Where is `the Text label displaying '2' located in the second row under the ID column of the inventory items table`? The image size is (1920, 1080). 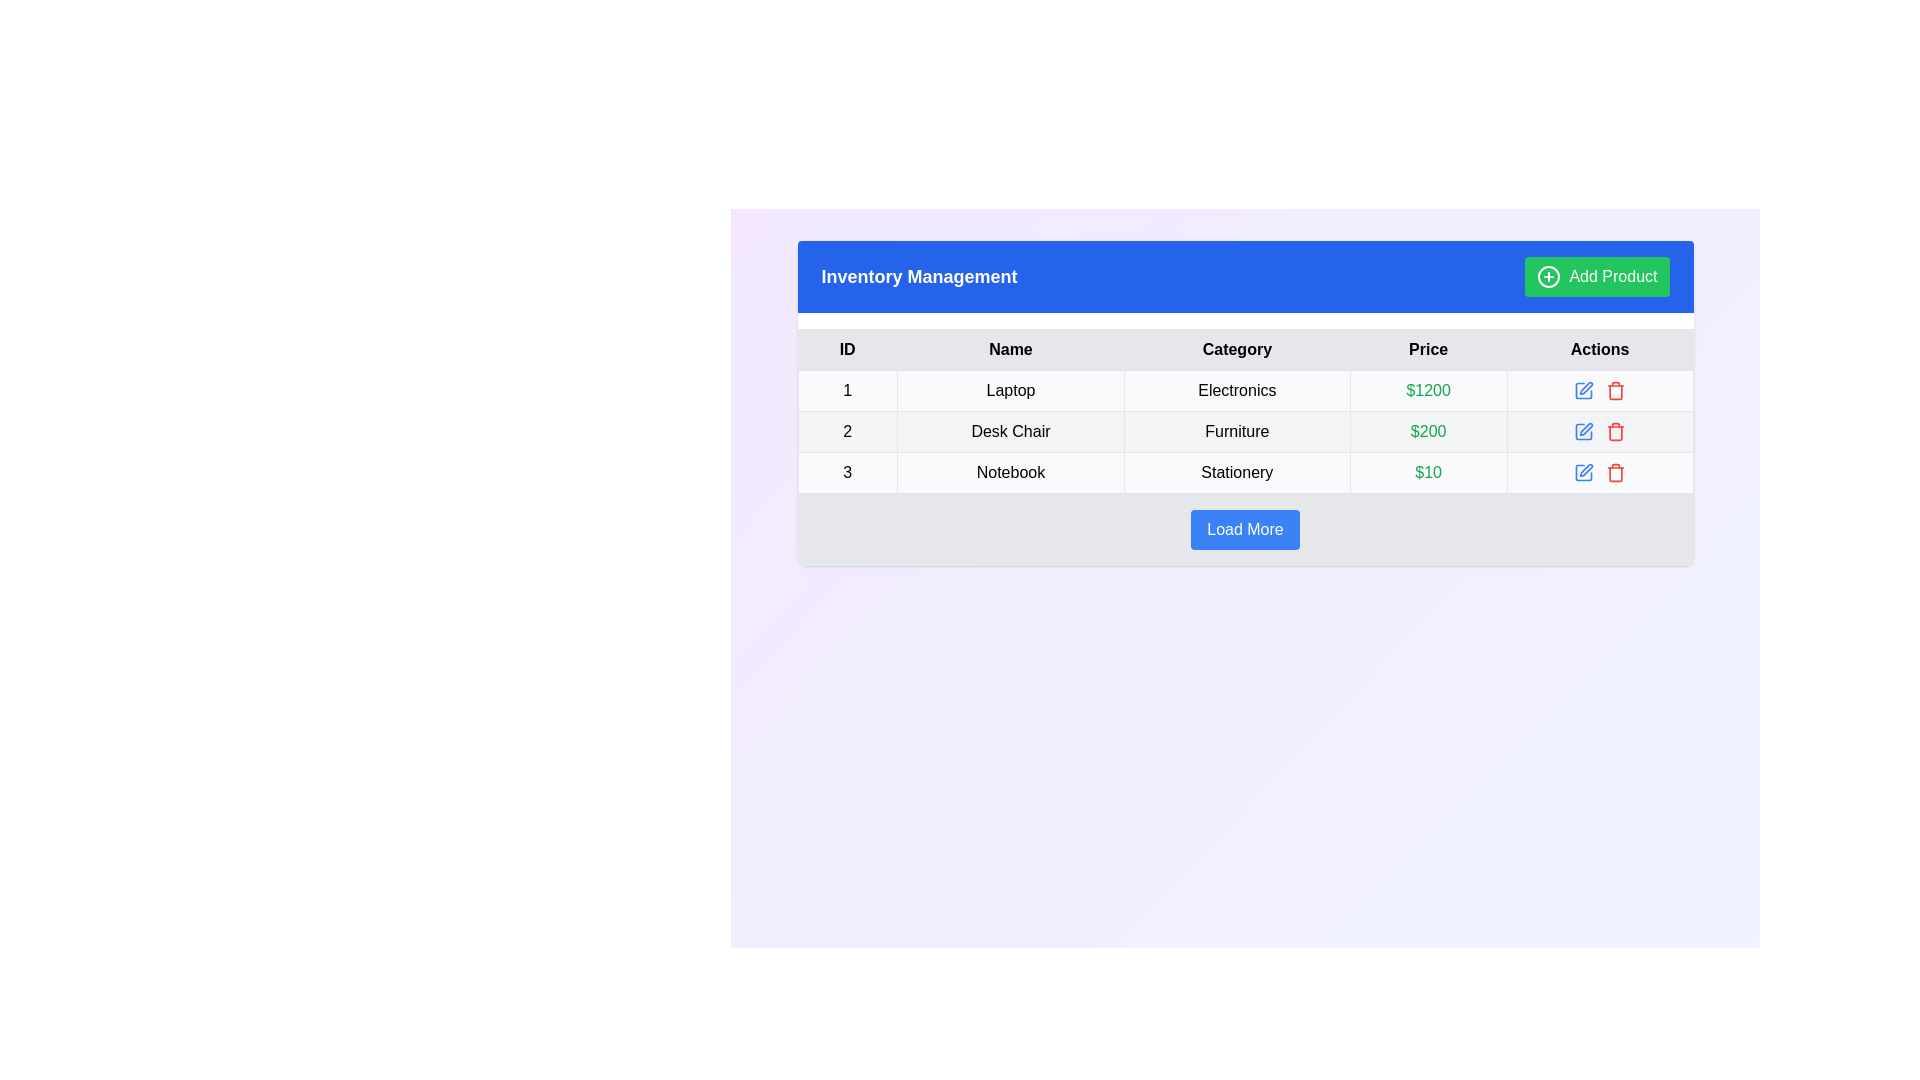
the Text label displaying '2' located in the second row under the ID column of the inventory items table is located at coordinates (847, 431).